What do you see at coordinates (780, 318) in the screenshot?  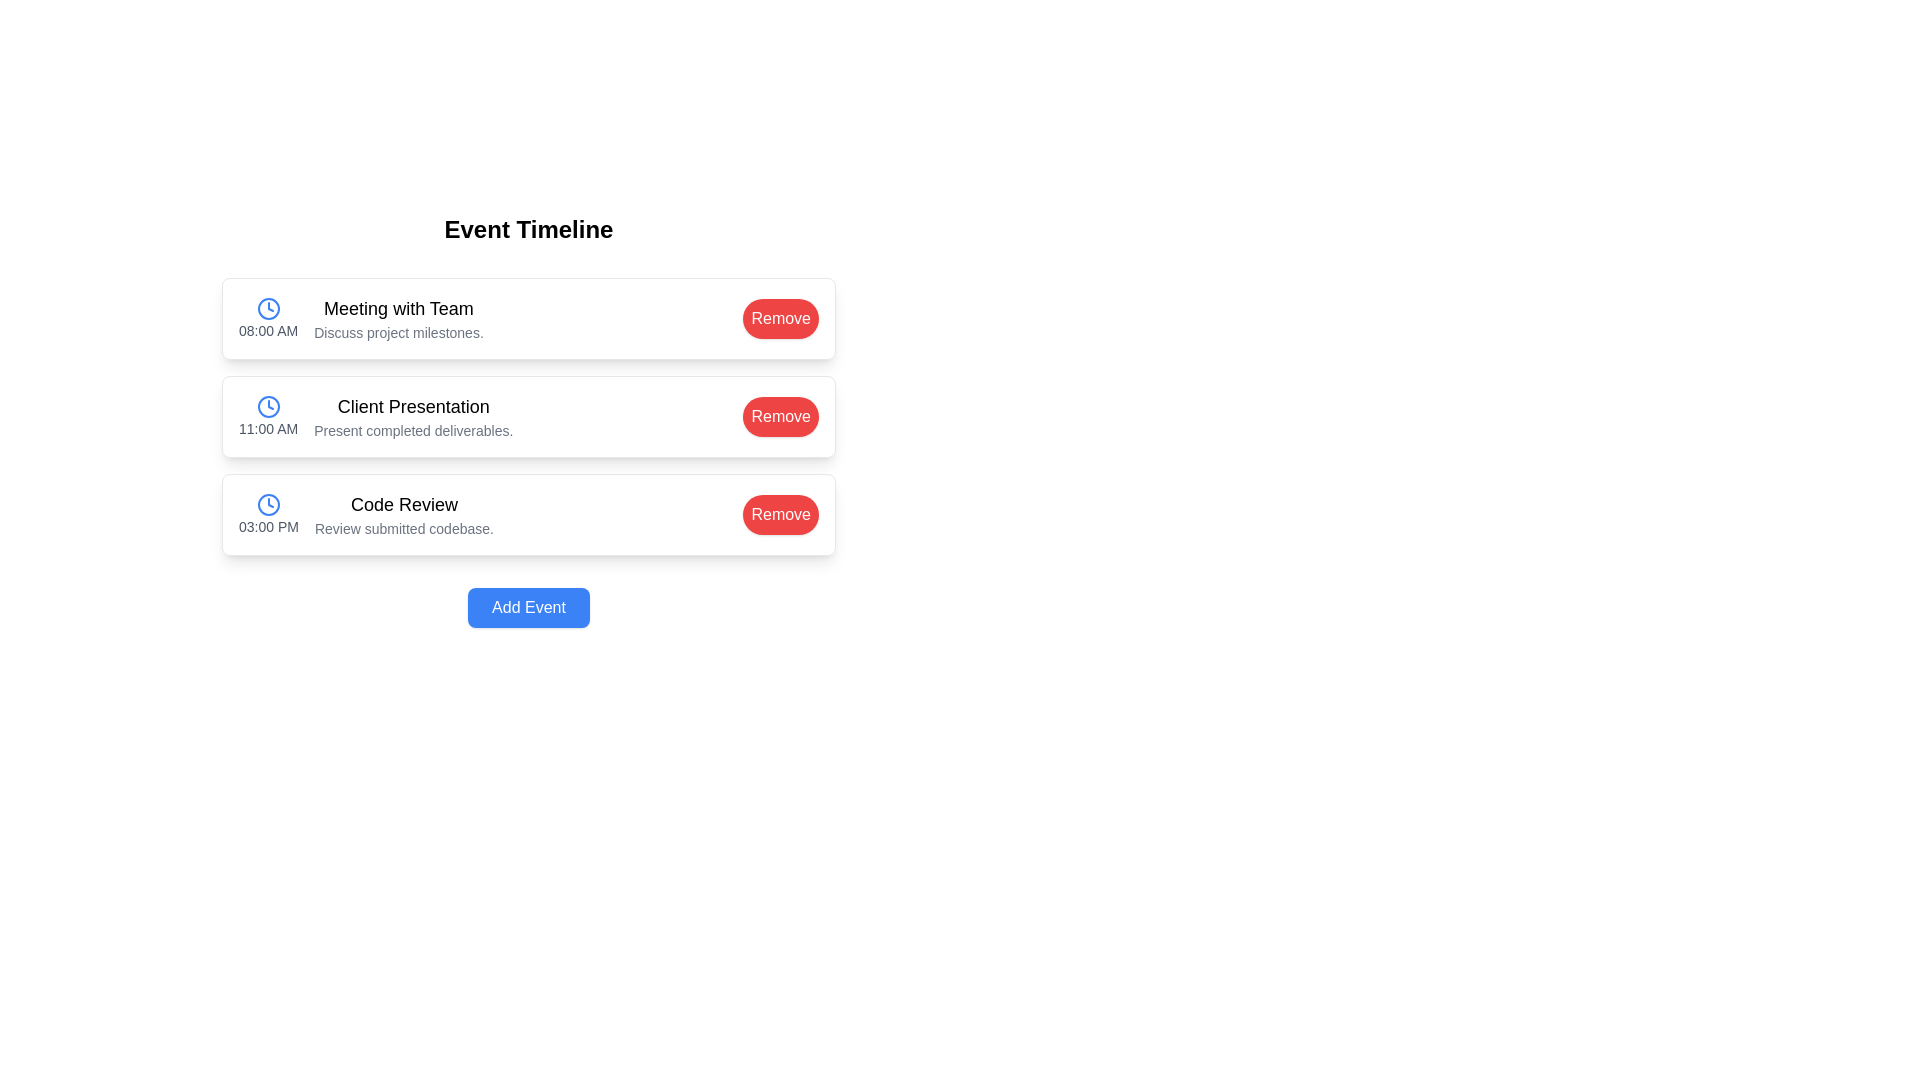 I see `the red 'Remove' button with white text located on the right side of the first row in the 'Event Timeline' list to change its color` at bounding box center [780, 318].